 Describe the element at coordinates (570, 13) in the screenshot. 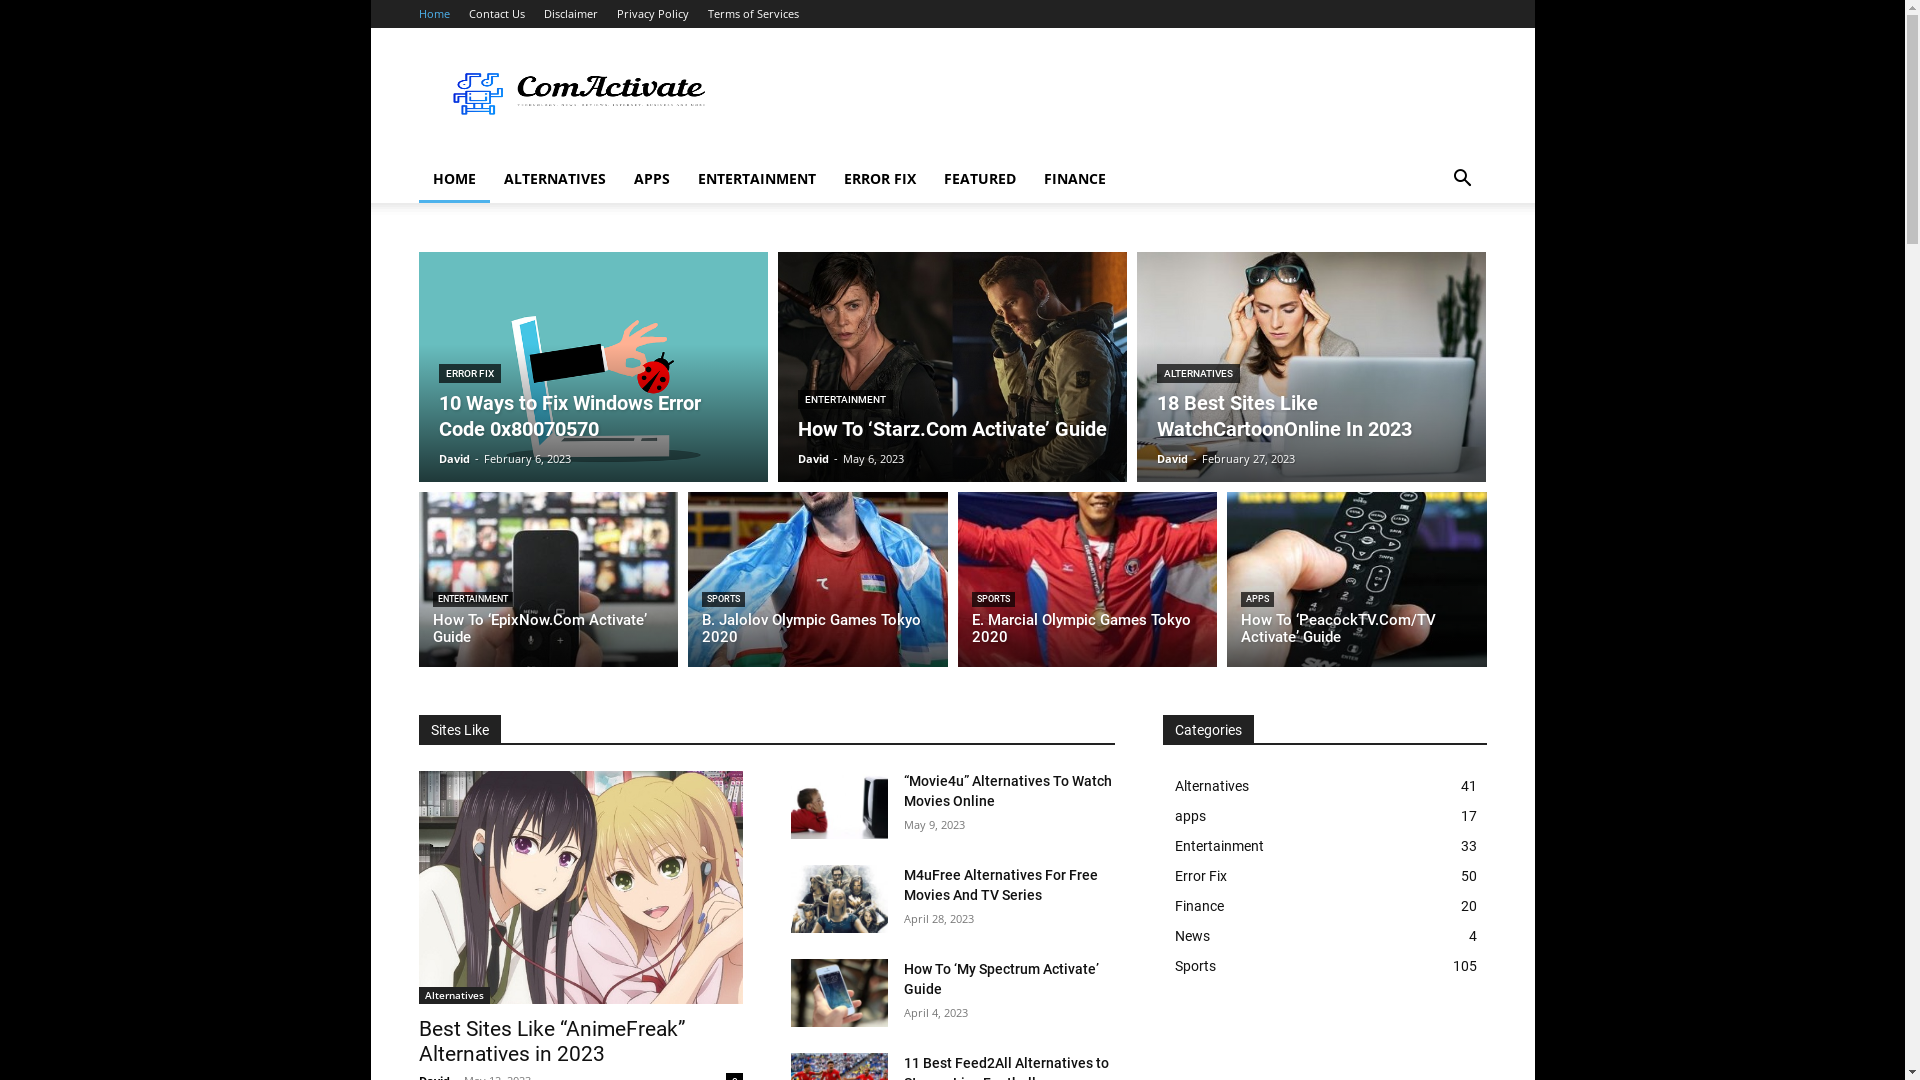

I see `'Disclaimer'` at that location.